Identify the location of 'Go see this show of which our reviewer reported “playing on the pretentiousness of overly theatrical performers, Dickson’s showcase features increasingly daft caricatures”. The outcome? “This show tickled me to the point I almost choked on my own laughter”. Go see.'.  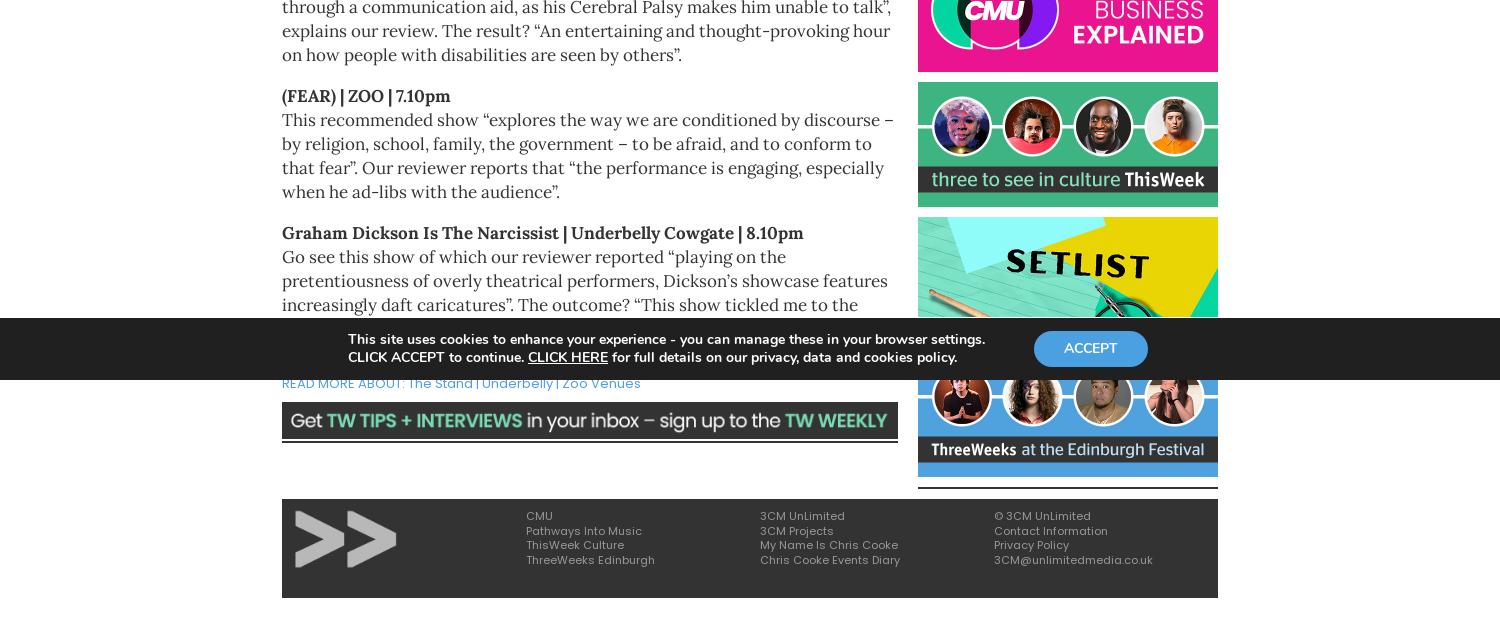
(584, 293).